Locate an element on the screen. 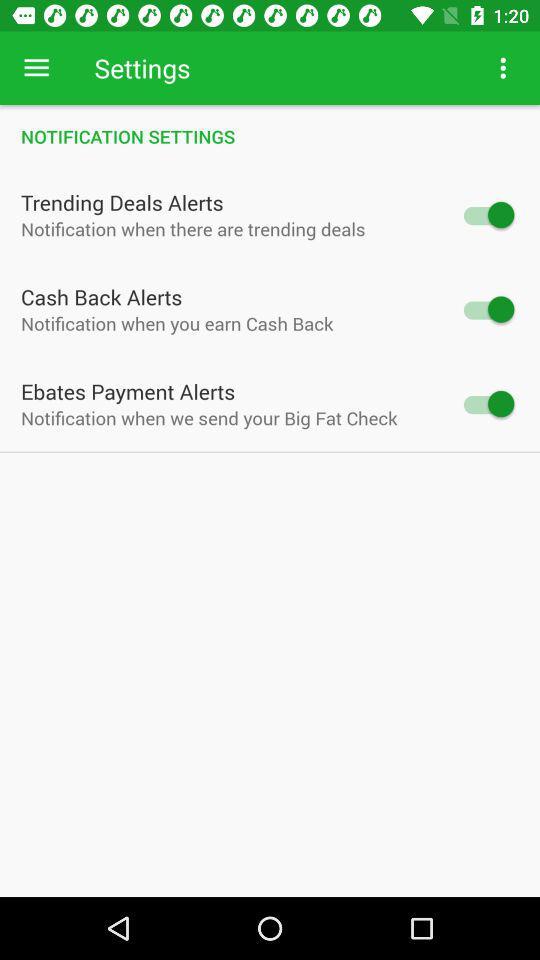 The width and height of the screenshot is (540, 960). selection off/on is located at coordinates (486, 403).